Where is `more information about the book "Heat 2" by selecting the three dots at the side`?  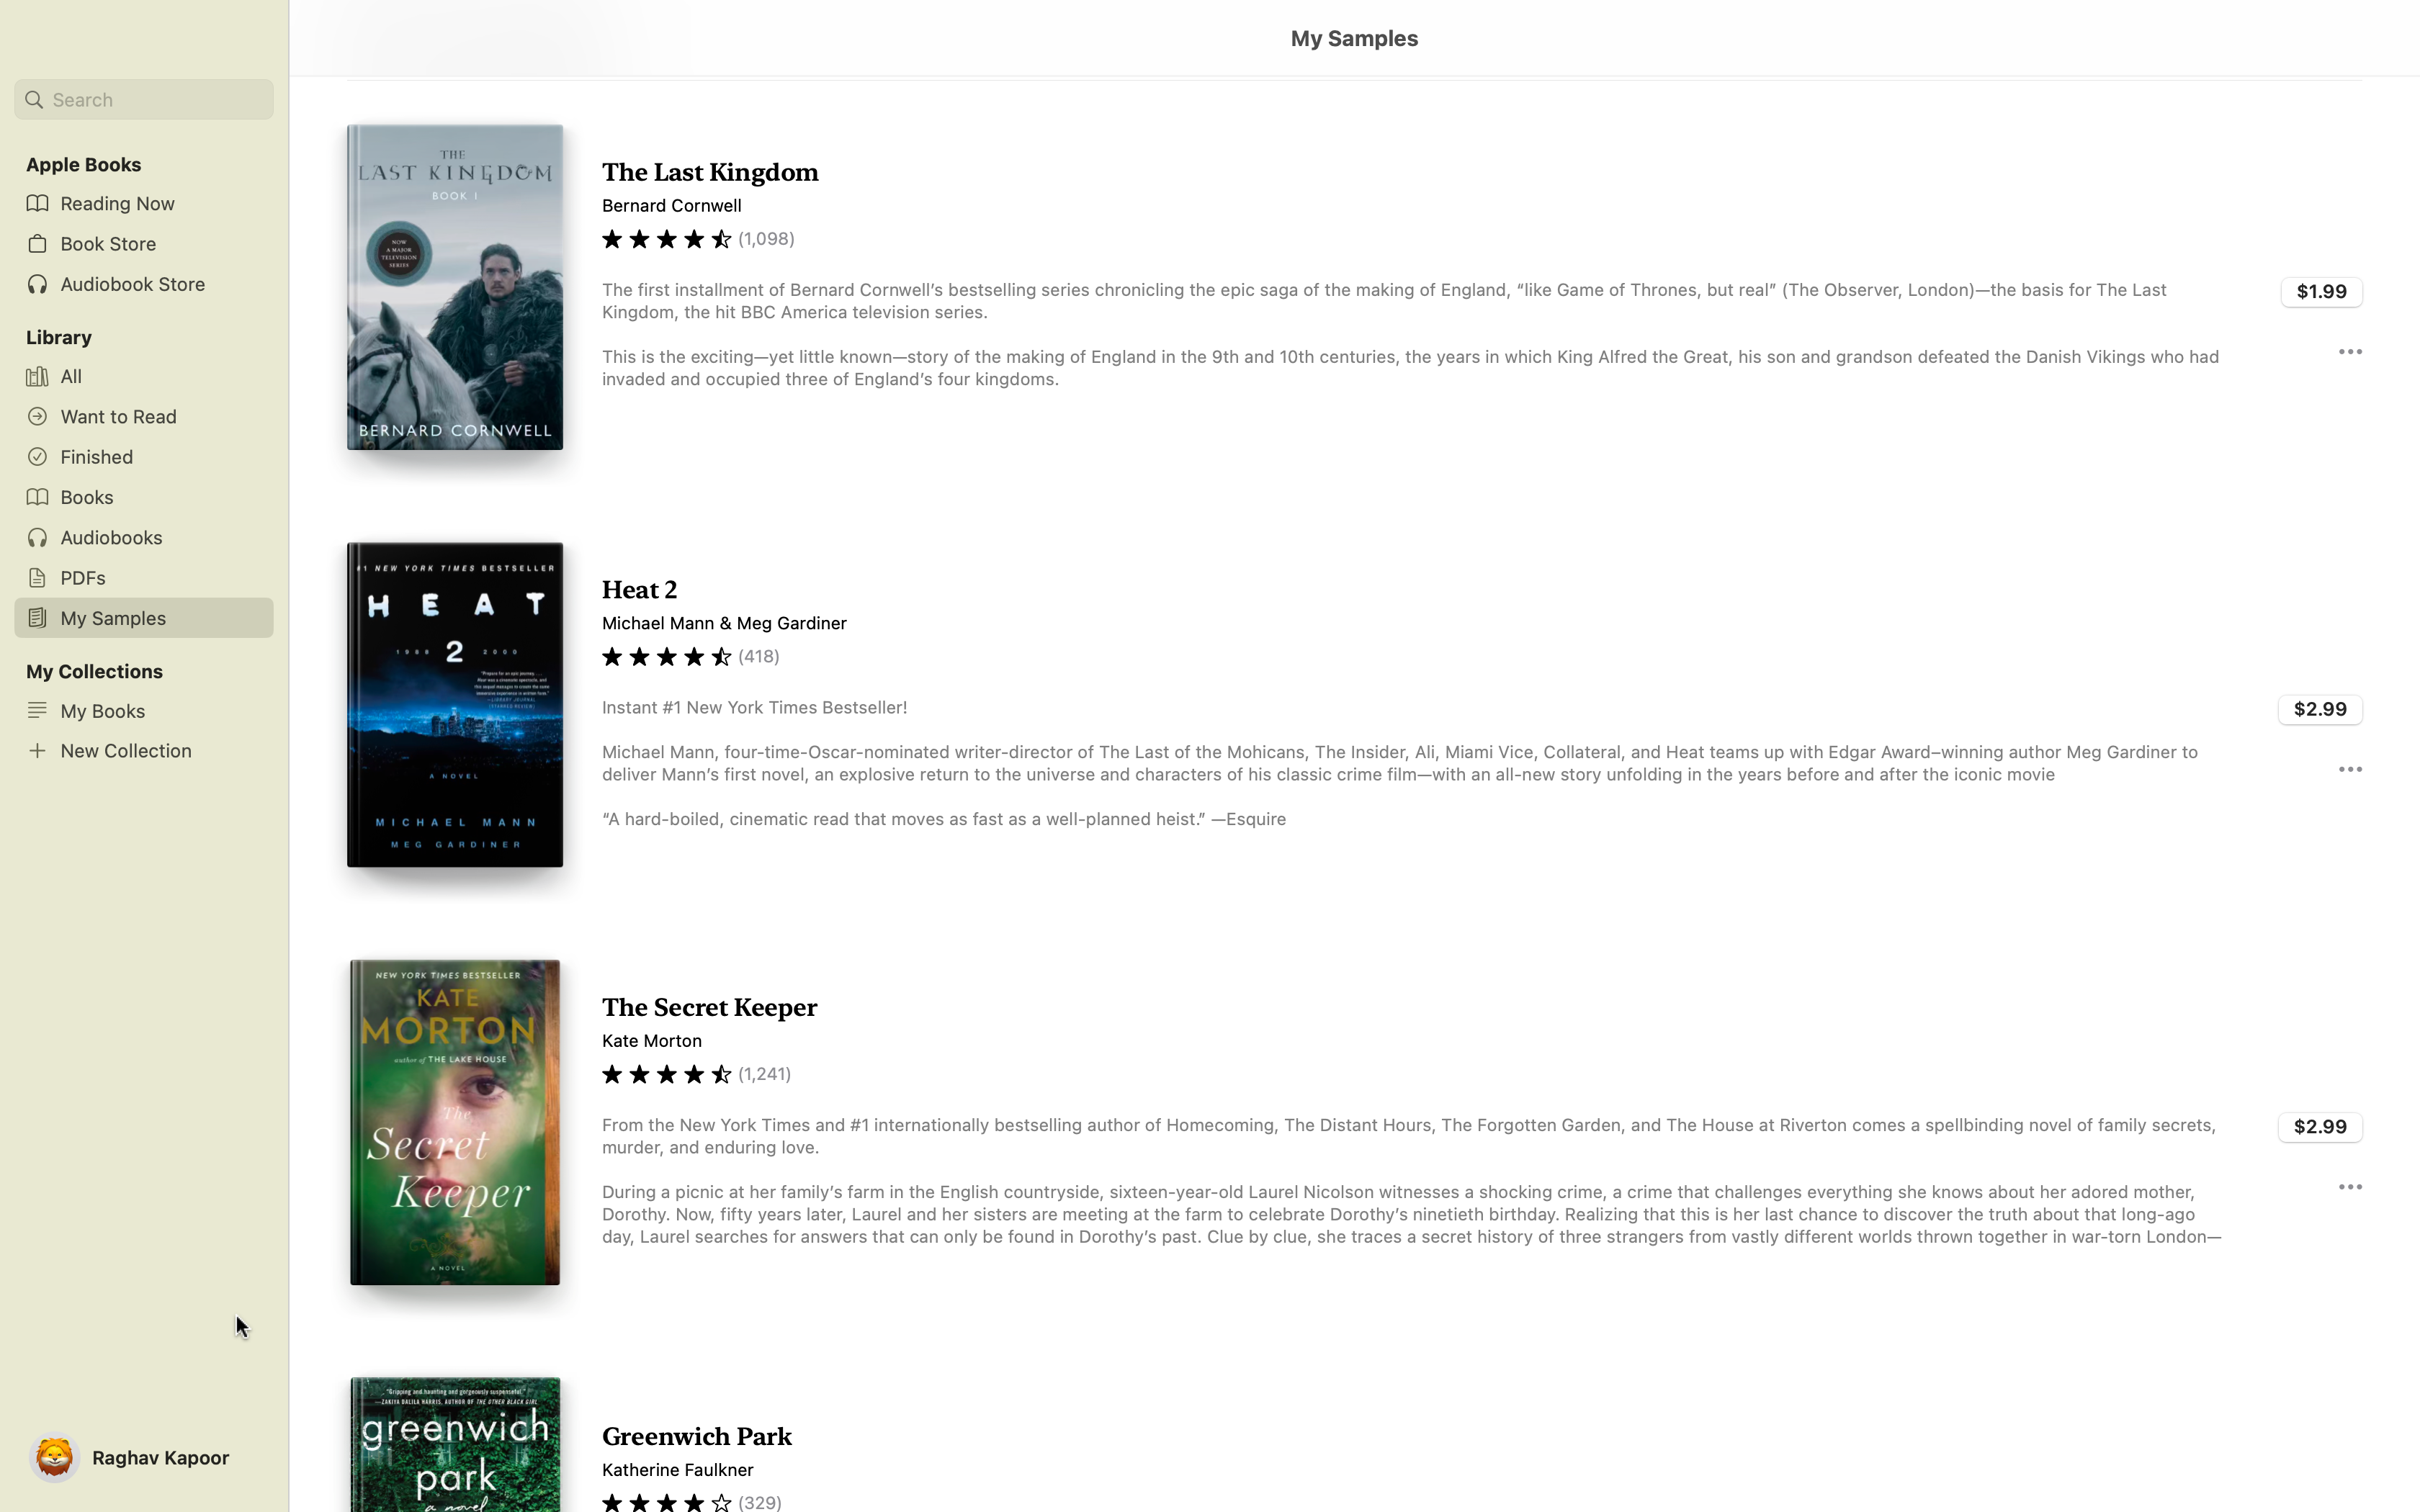 more information about the book "Heat 2" by selecting the three dots at the side is located at coordinates (2349, 768).